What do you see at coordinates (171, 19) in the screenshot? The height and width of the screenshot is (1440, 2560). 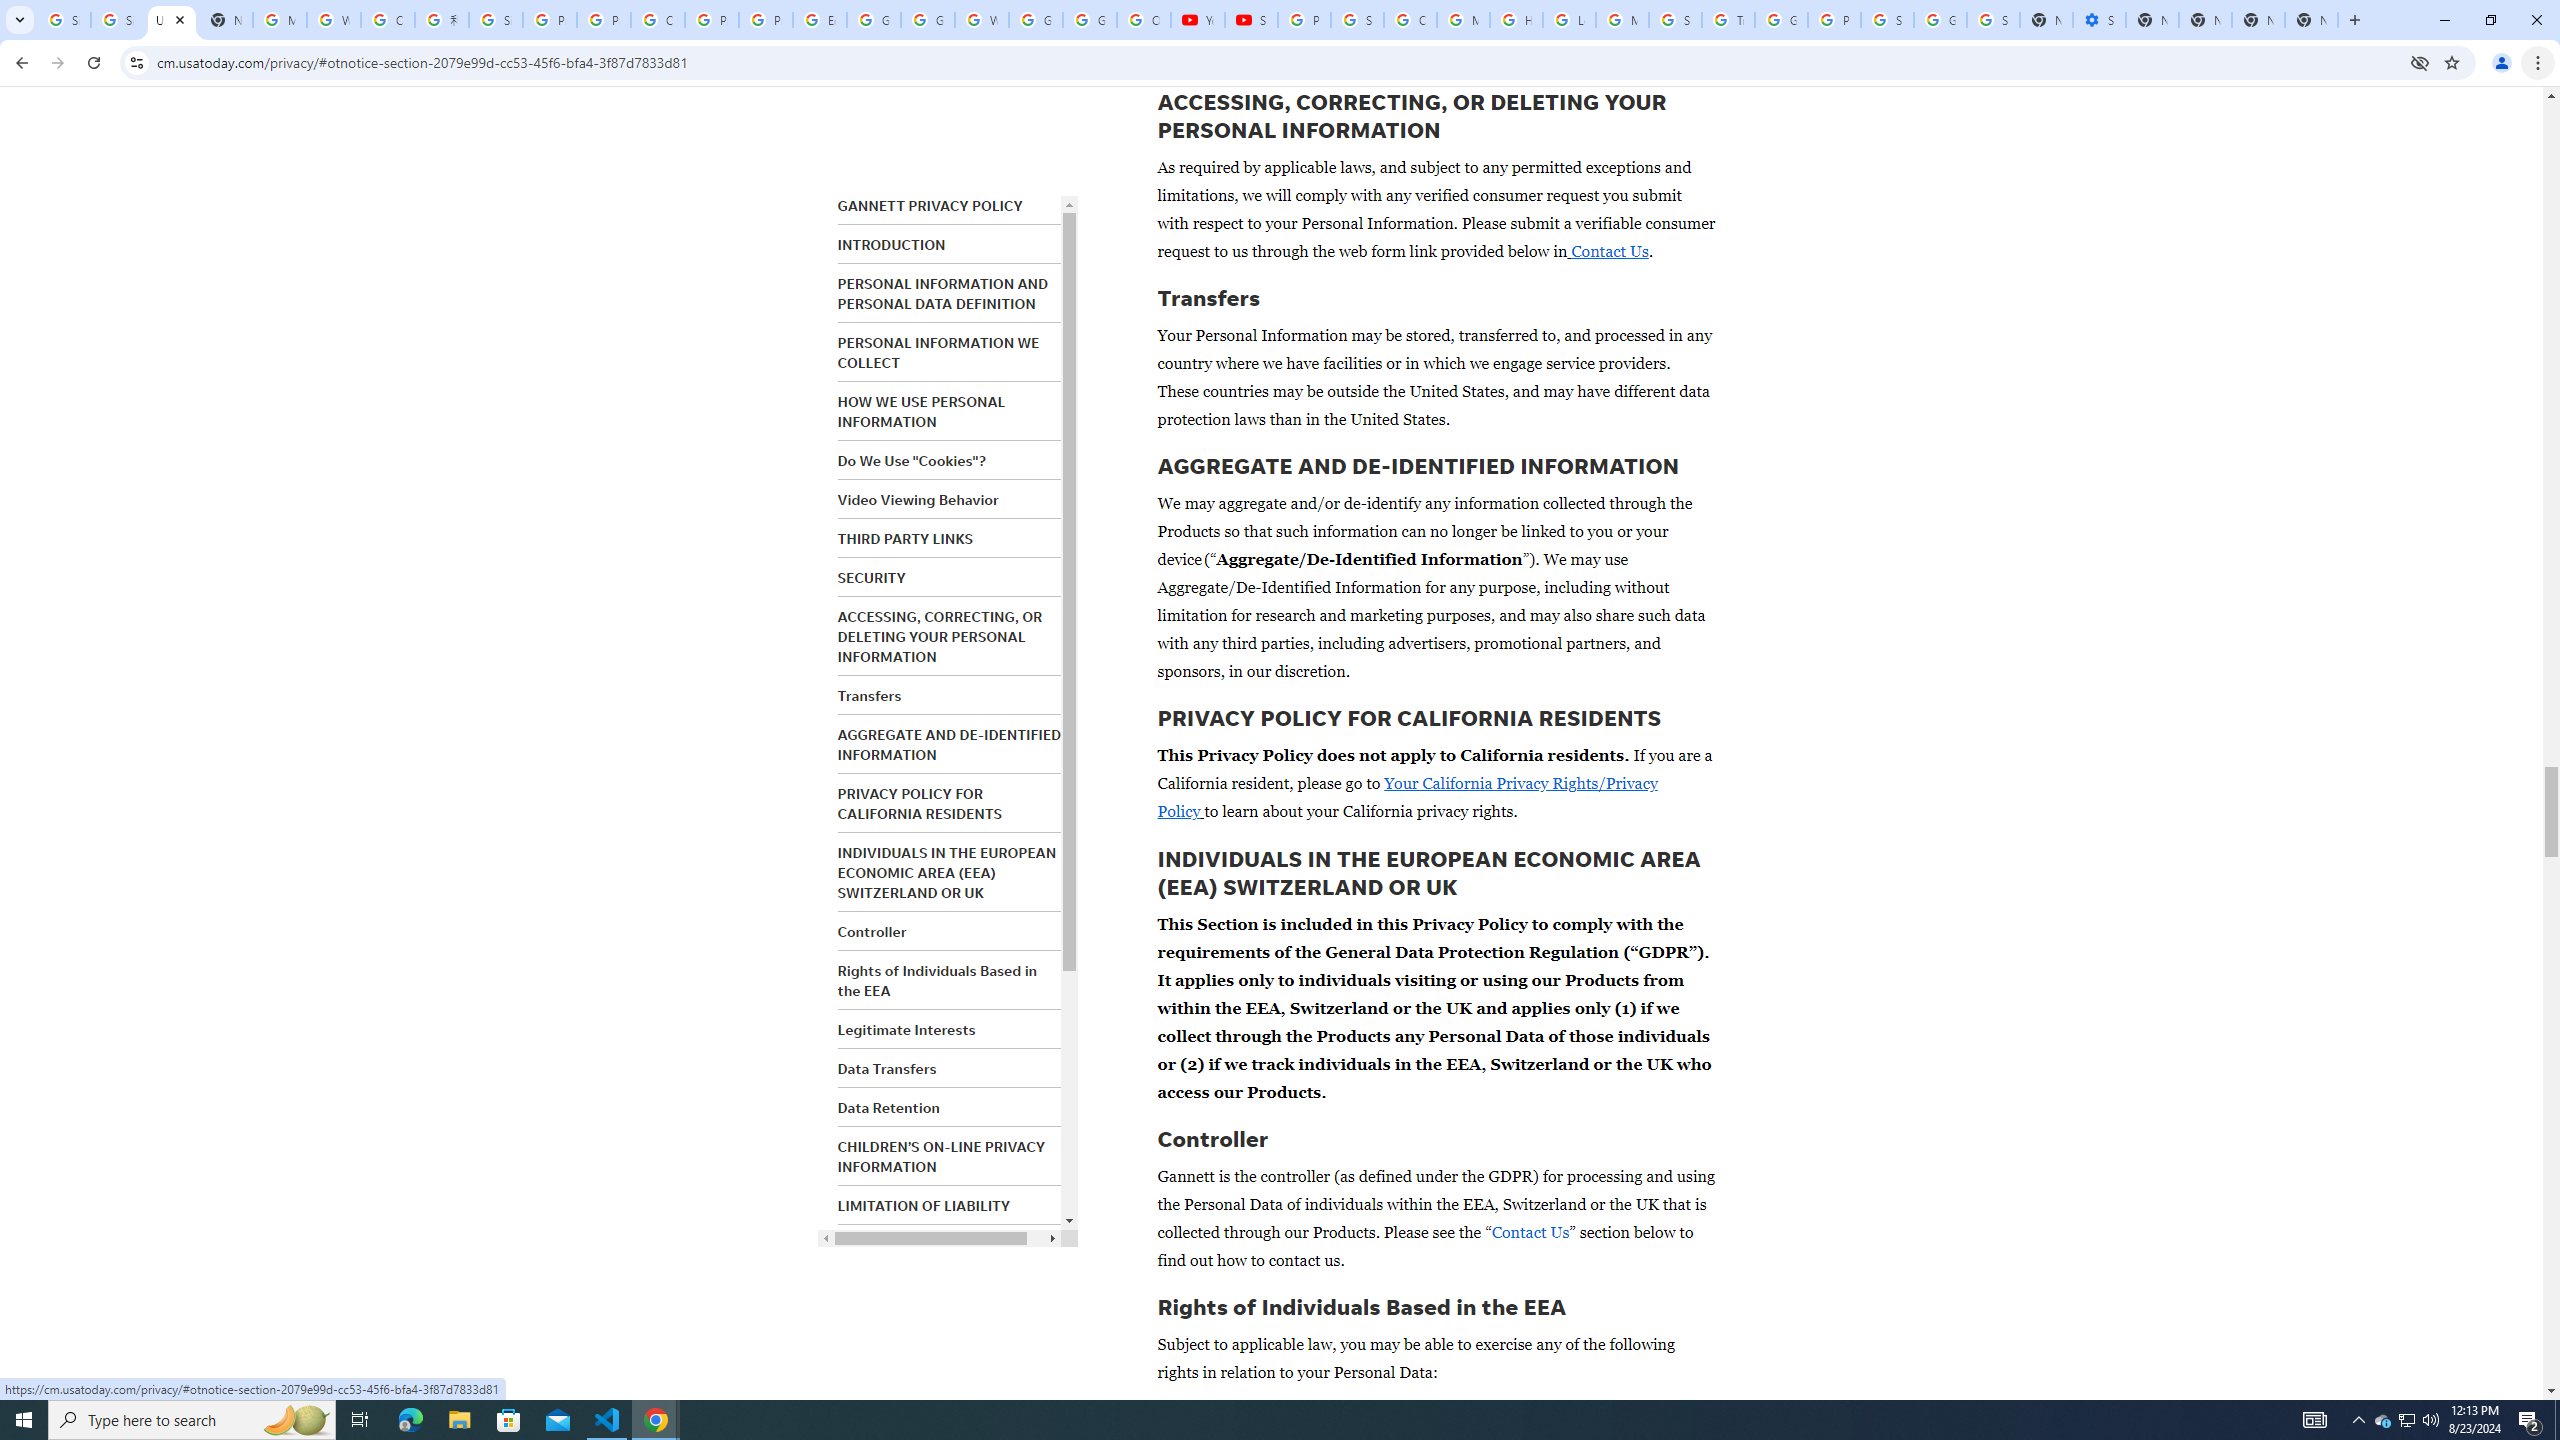 I see `'USA TODAY'` at bounding box center [171, 19].